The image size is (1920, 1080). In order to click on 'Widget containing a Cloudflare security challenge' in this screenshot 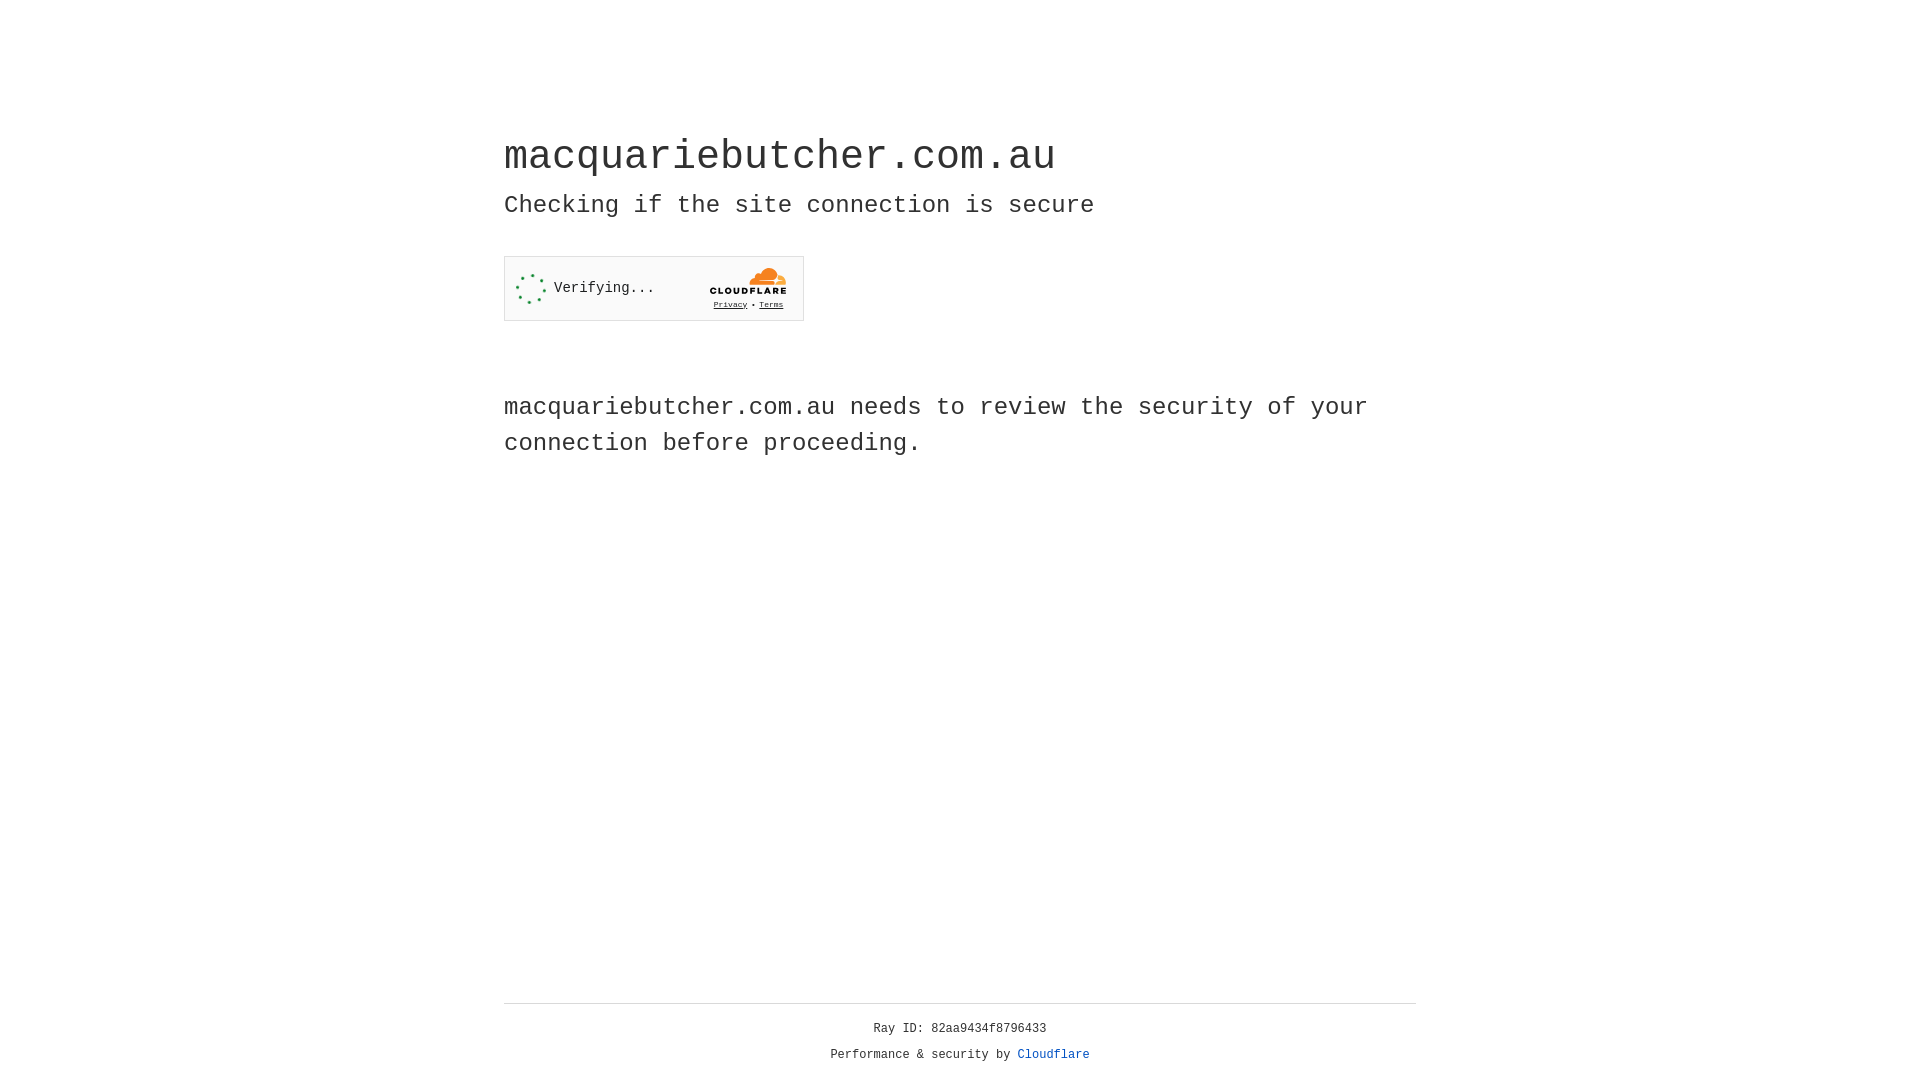, I will do `click(653, 288)`.